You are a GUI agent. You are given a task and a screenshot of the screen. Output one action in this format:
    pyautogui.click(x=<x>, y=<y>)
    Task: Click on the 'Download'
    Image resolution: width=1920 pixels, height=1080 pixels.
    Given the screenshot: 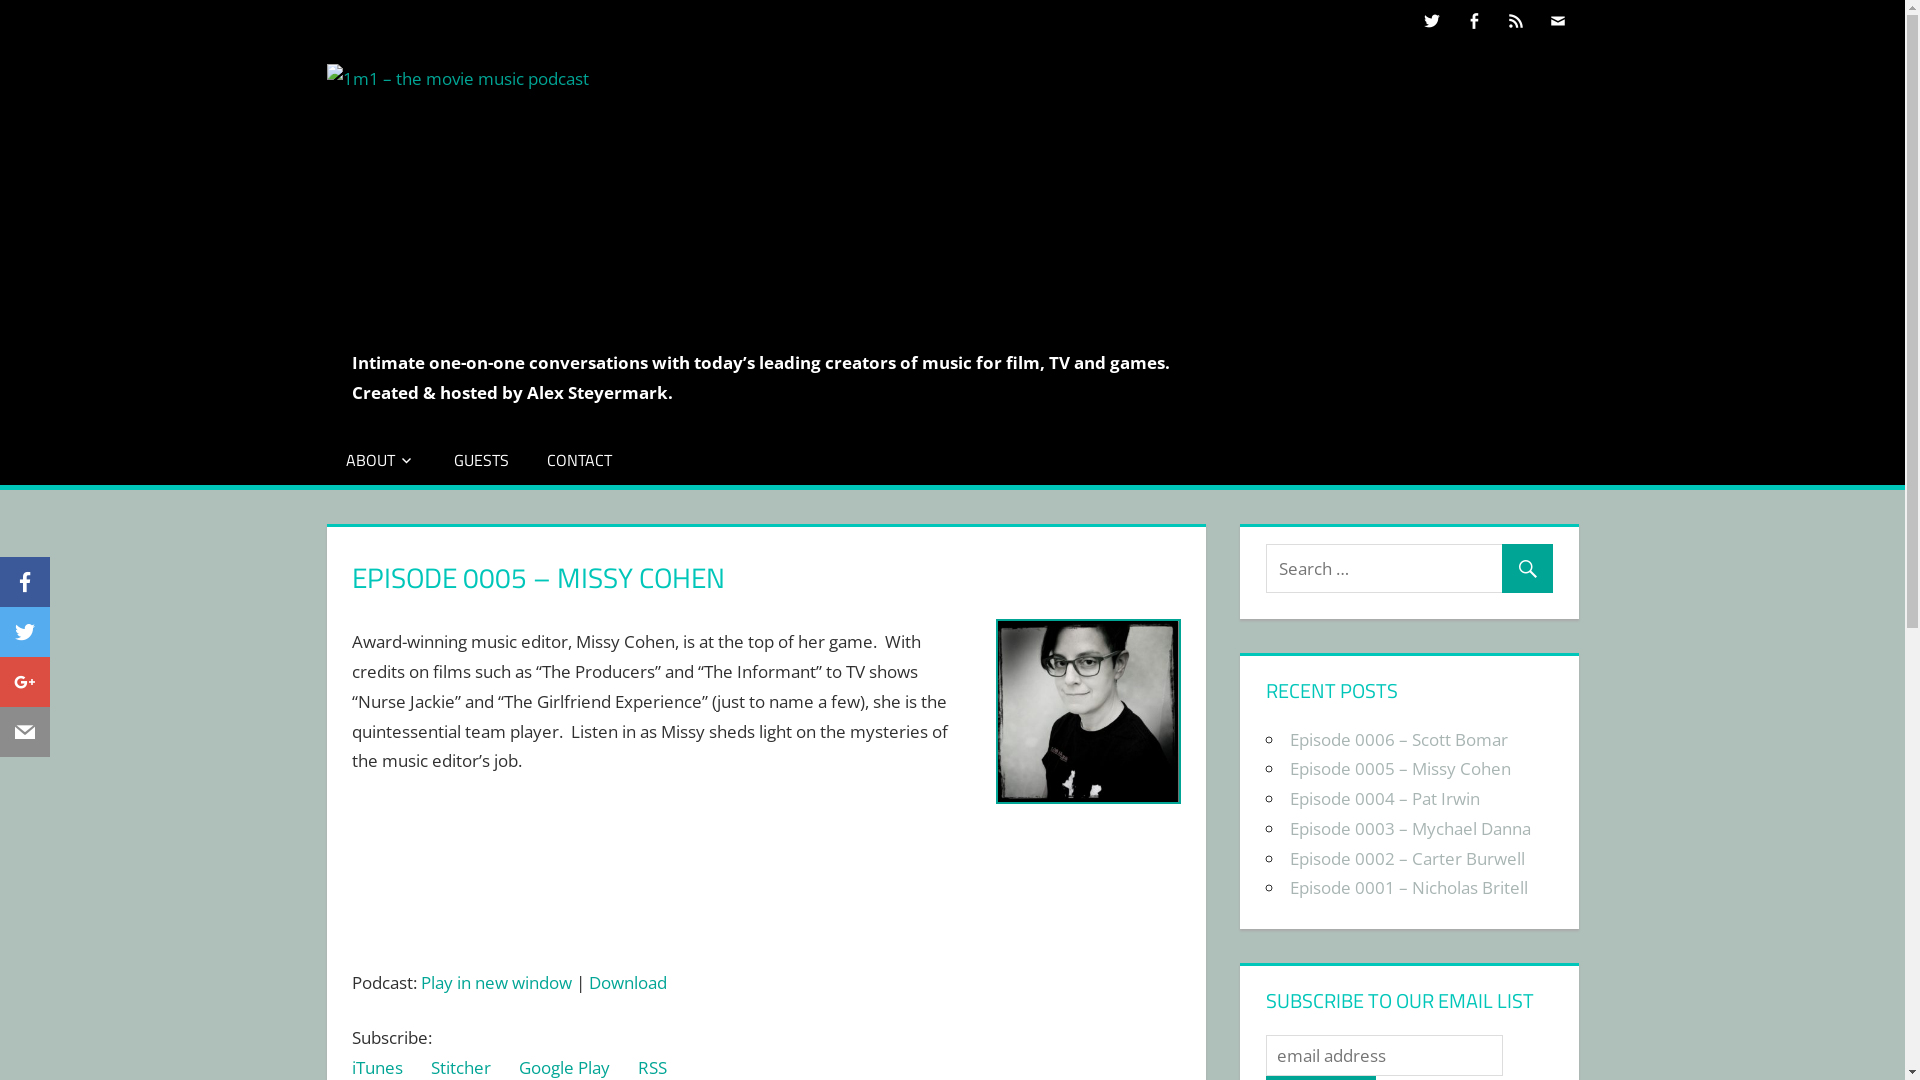 What is the action you would take?
    pyautogui.click(x=627, y=981)
    